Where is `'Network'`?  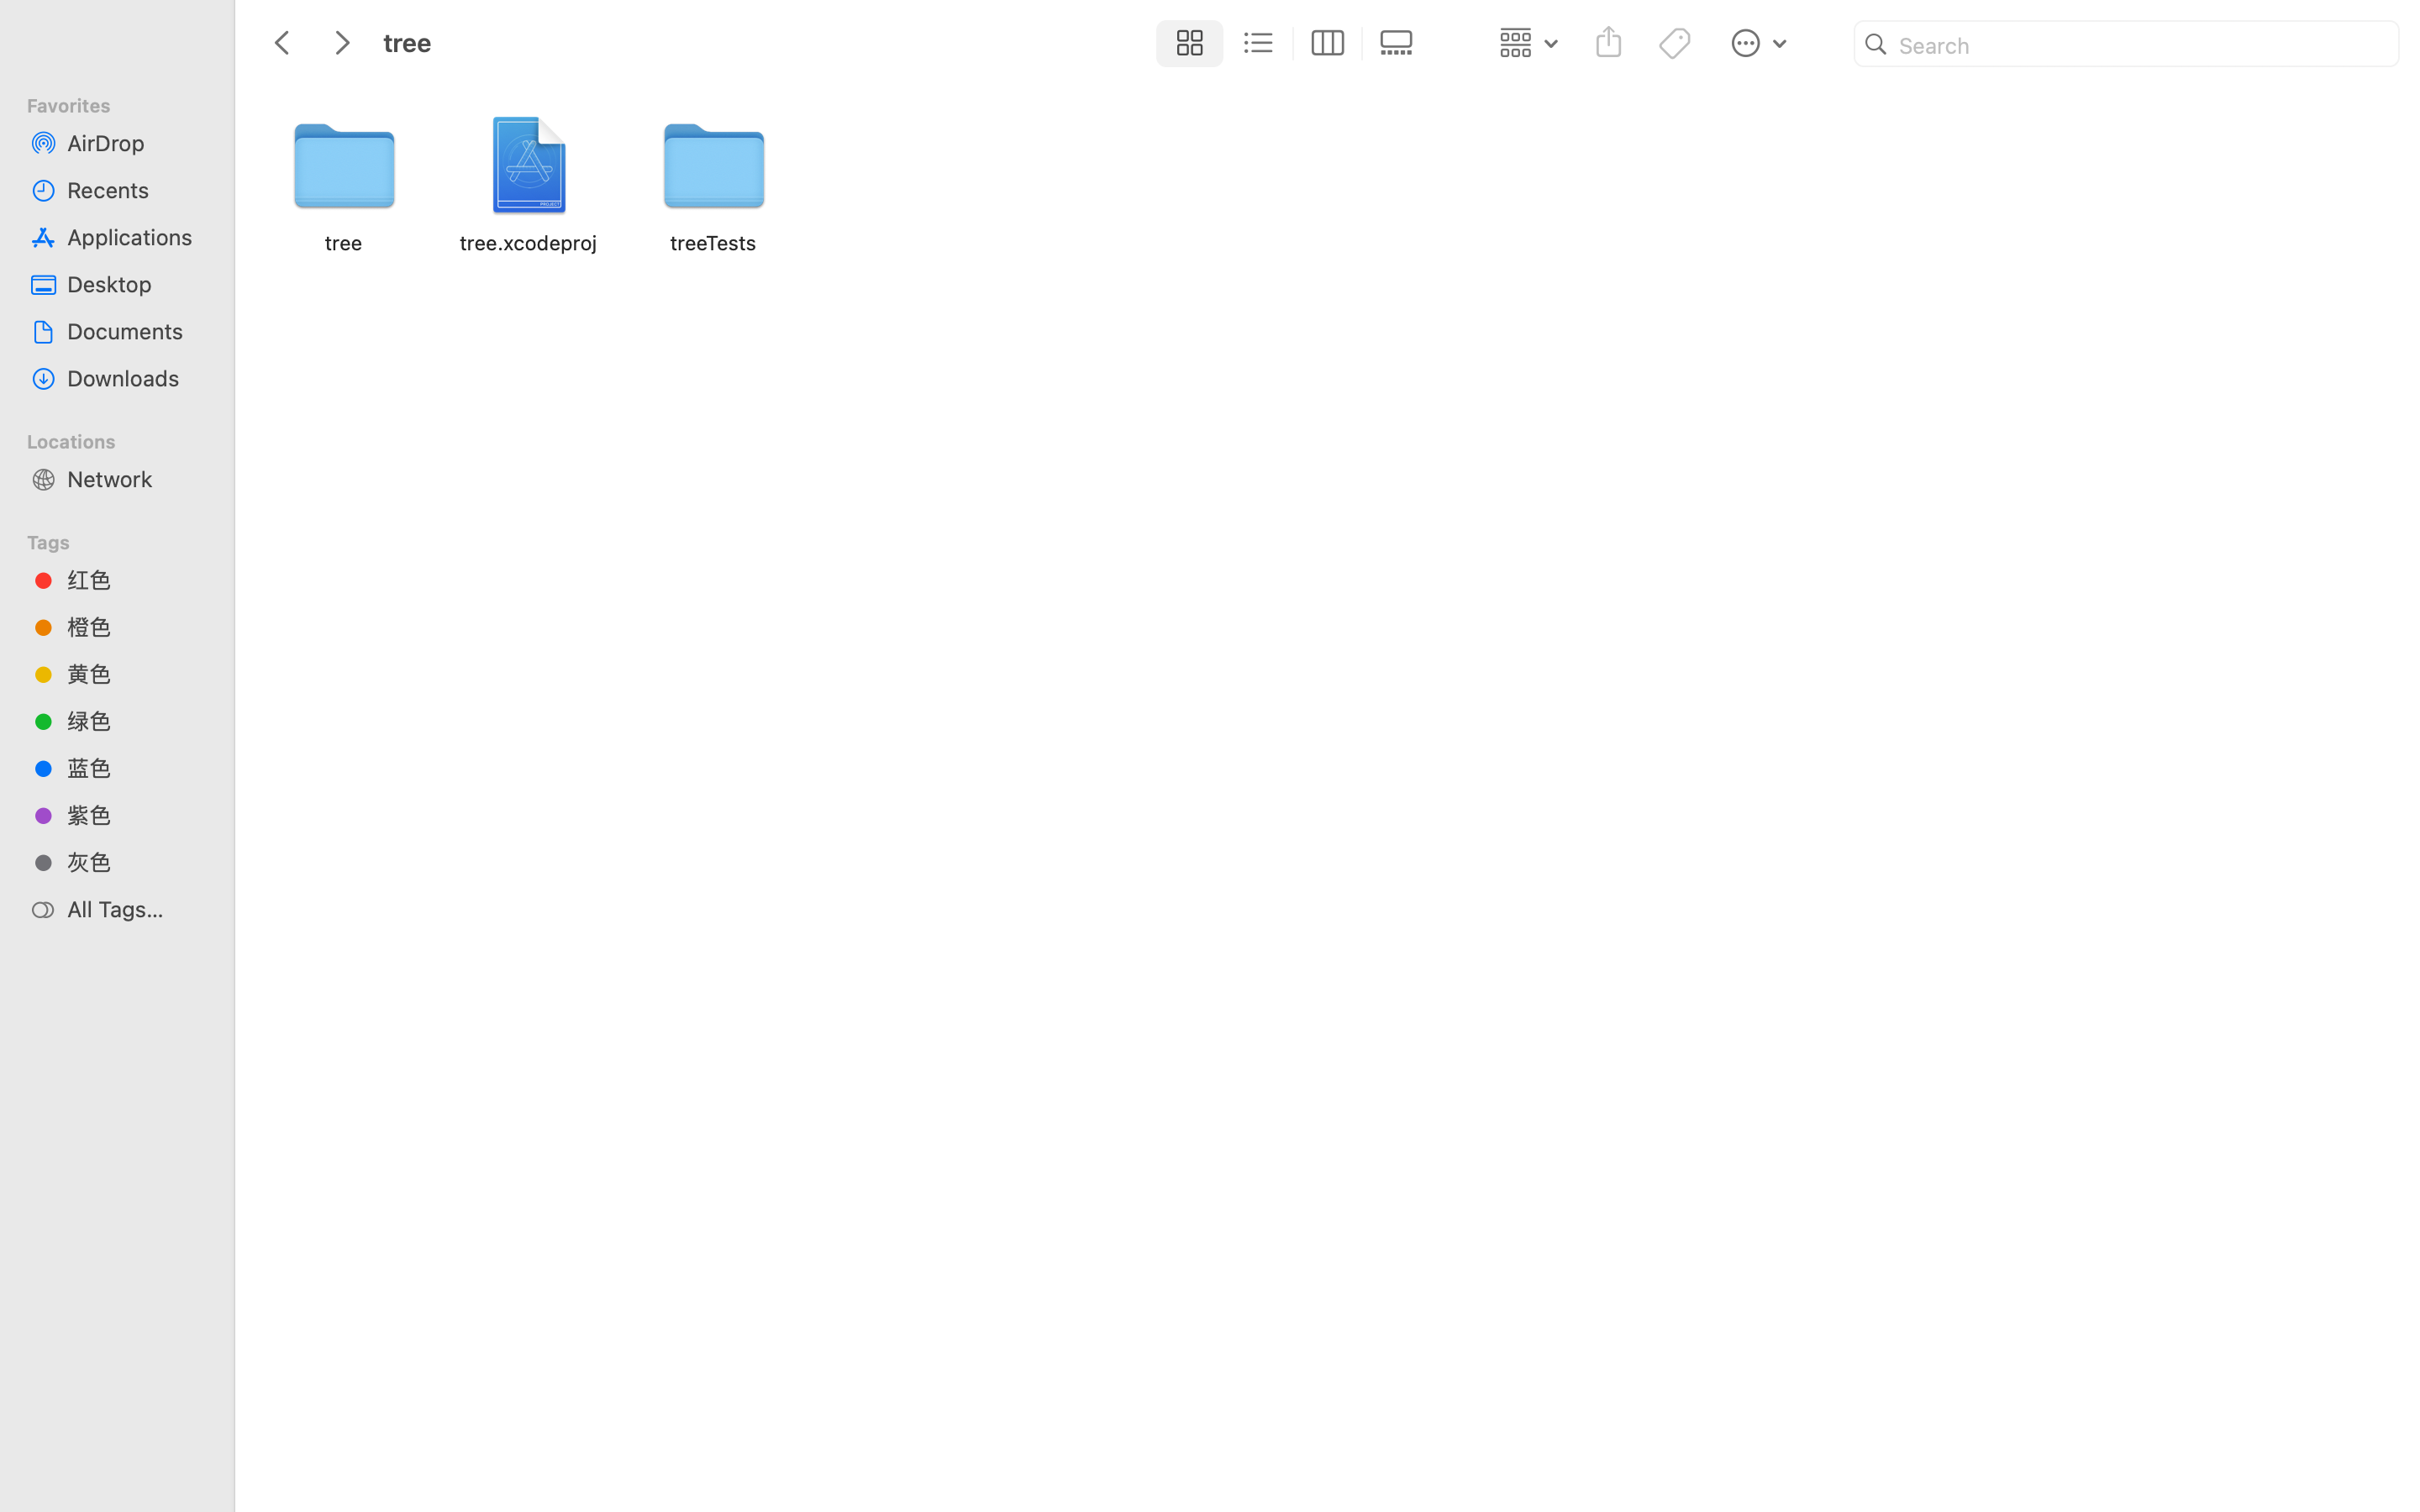
'Network' is located at coordinates (134, 478).